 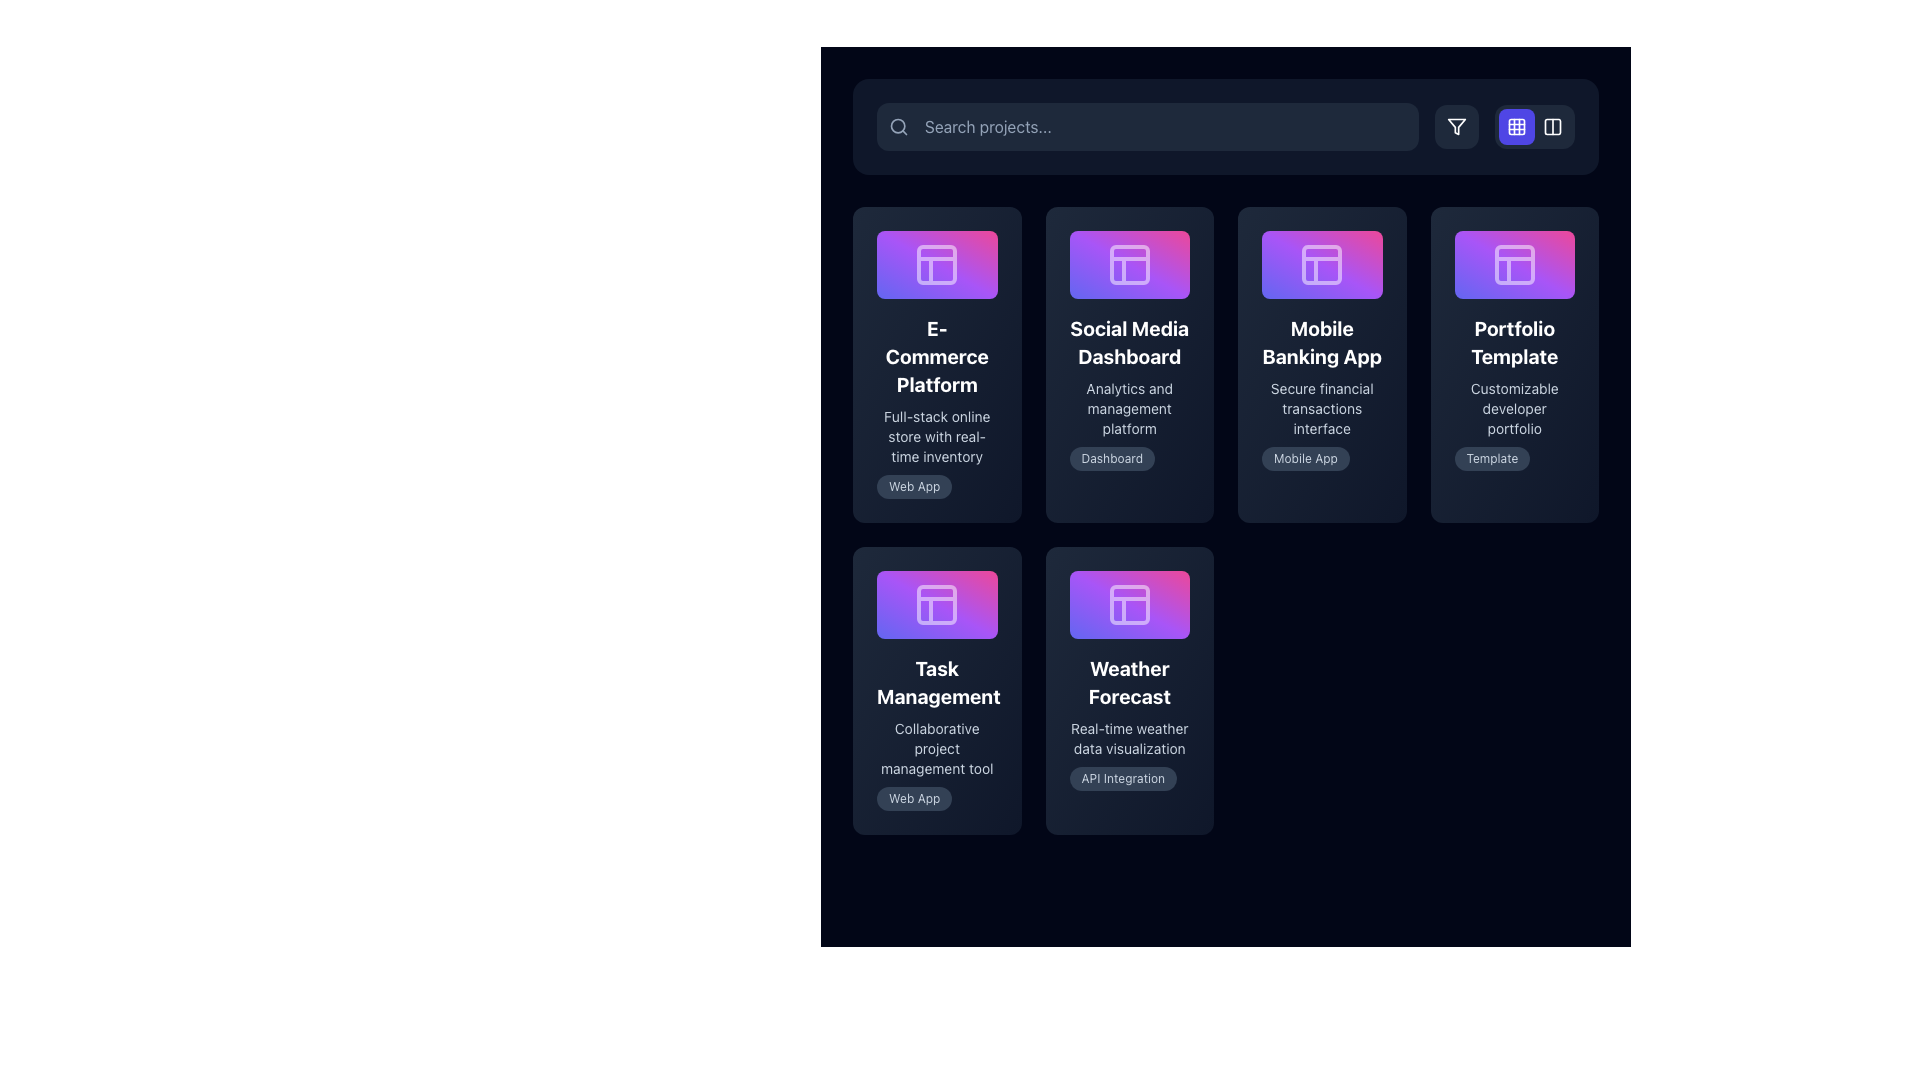 I want to click on the static informational text that displays 'Analytics and management platform' in light gray, positioned below the bold title 'Social Media Dashboard', so click(x=1129, y=407).